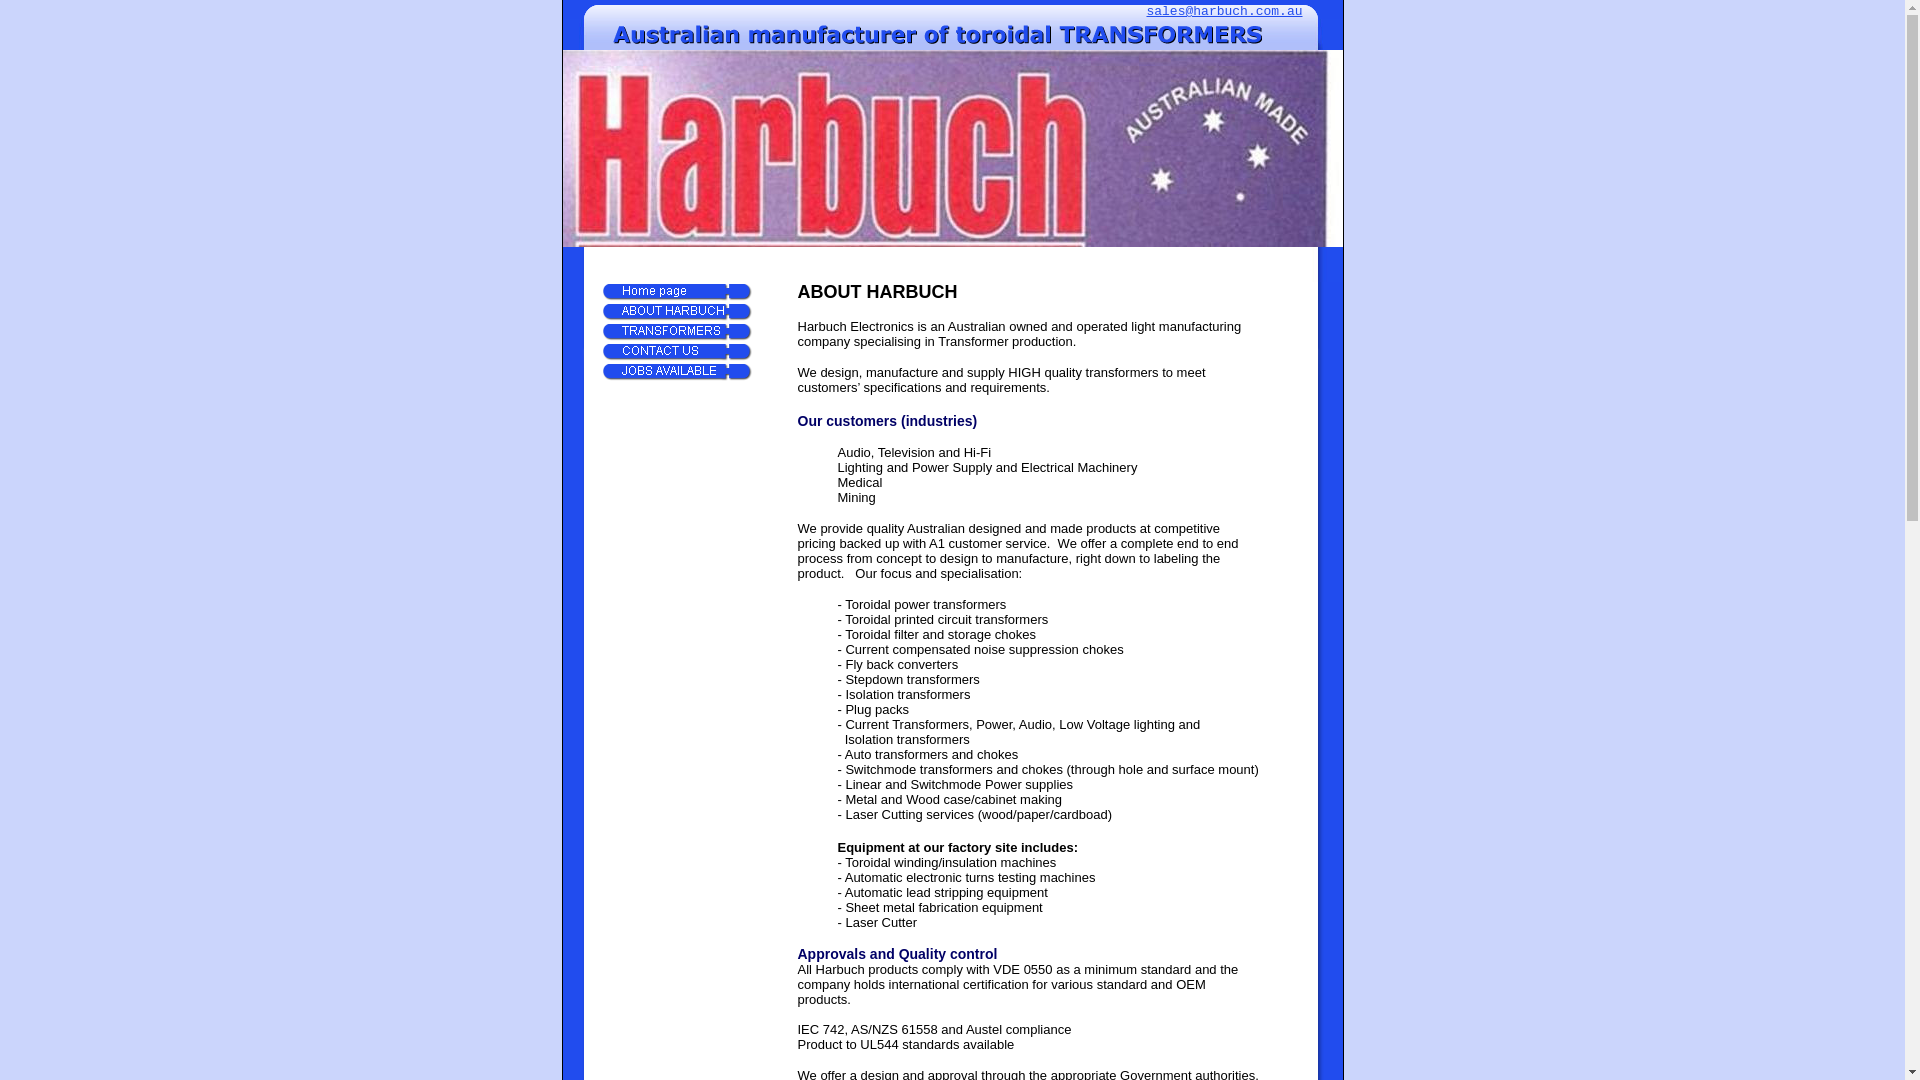 Image resolution: width=1920 pixels, height=1080 pixels. What do you see at coordinates (676, 312) in the screenshot?
I see `'ABOUT HARBUCH'` at bounding box center [676, 312].